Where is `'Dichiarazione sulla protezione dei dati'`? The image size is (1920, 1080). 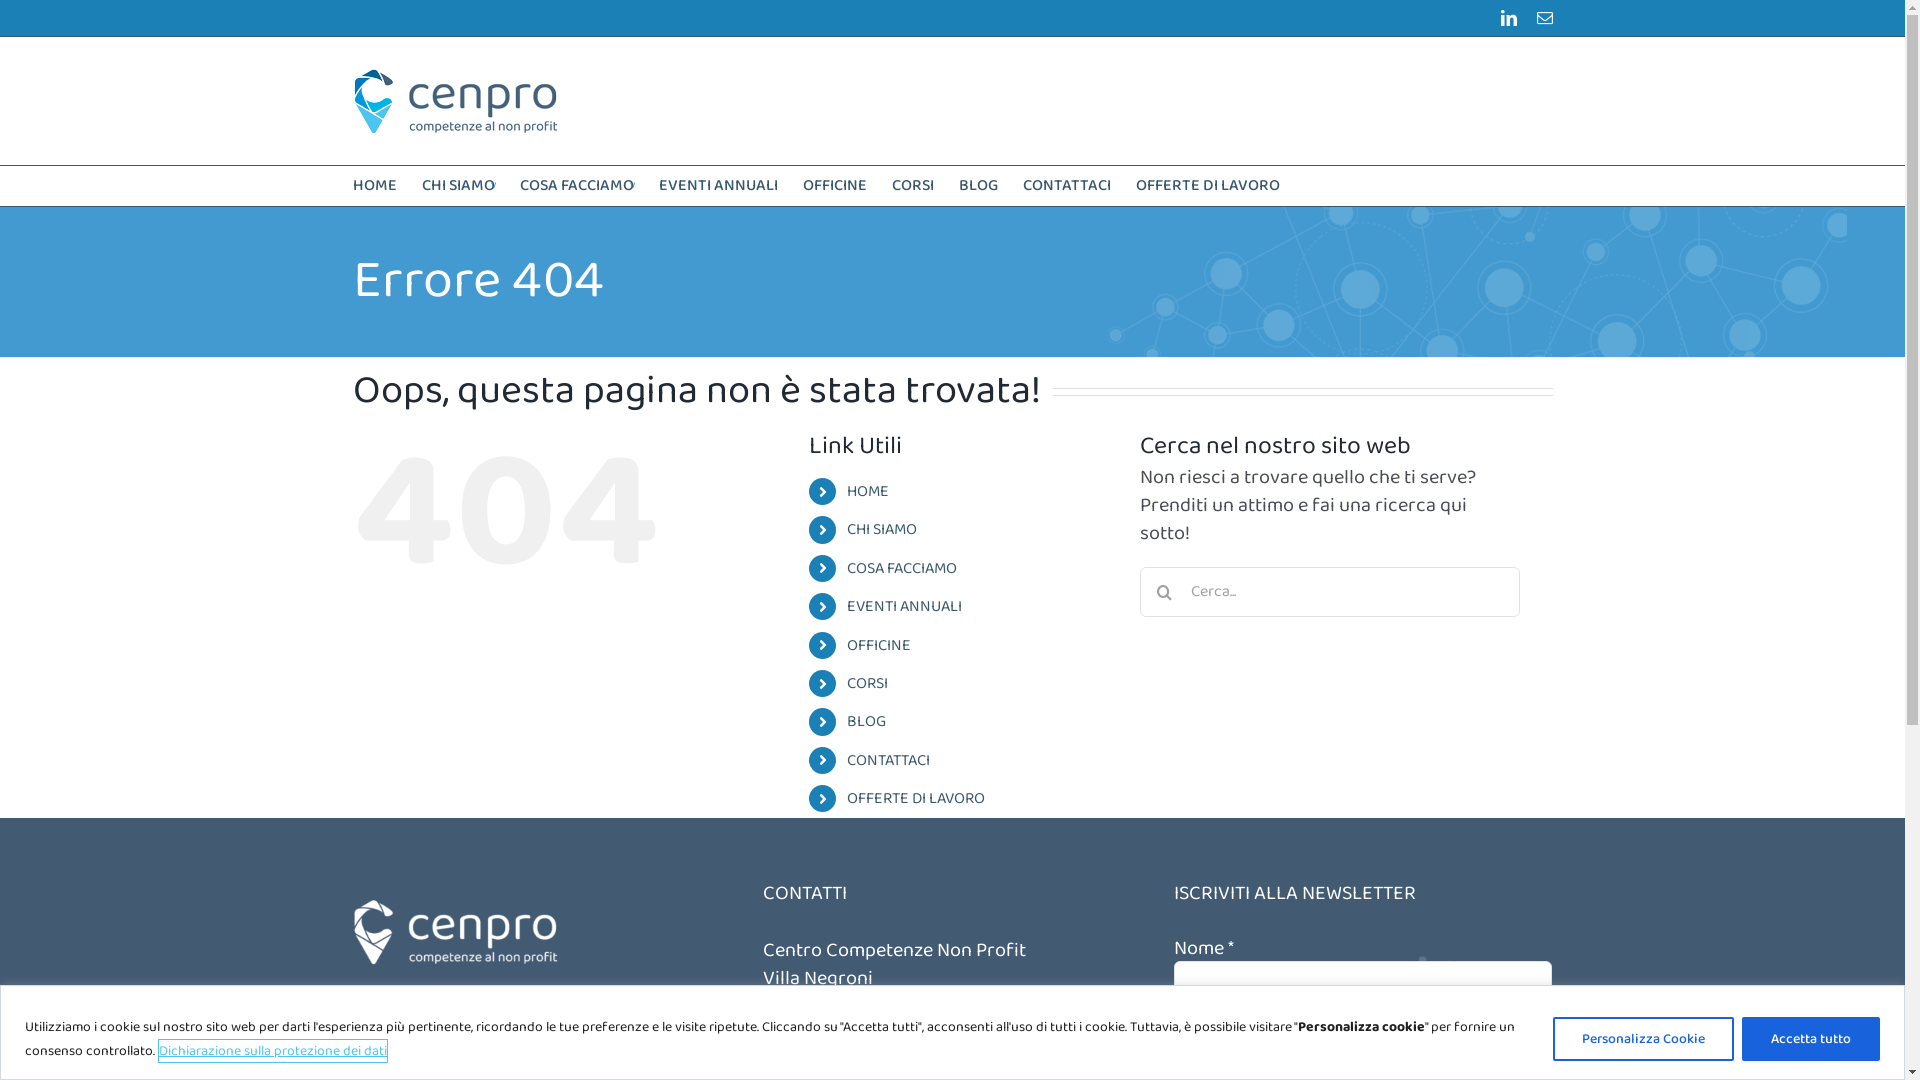 'Dichiarazione sulla protezione dei dati' is located at coordinates (157, 1048).